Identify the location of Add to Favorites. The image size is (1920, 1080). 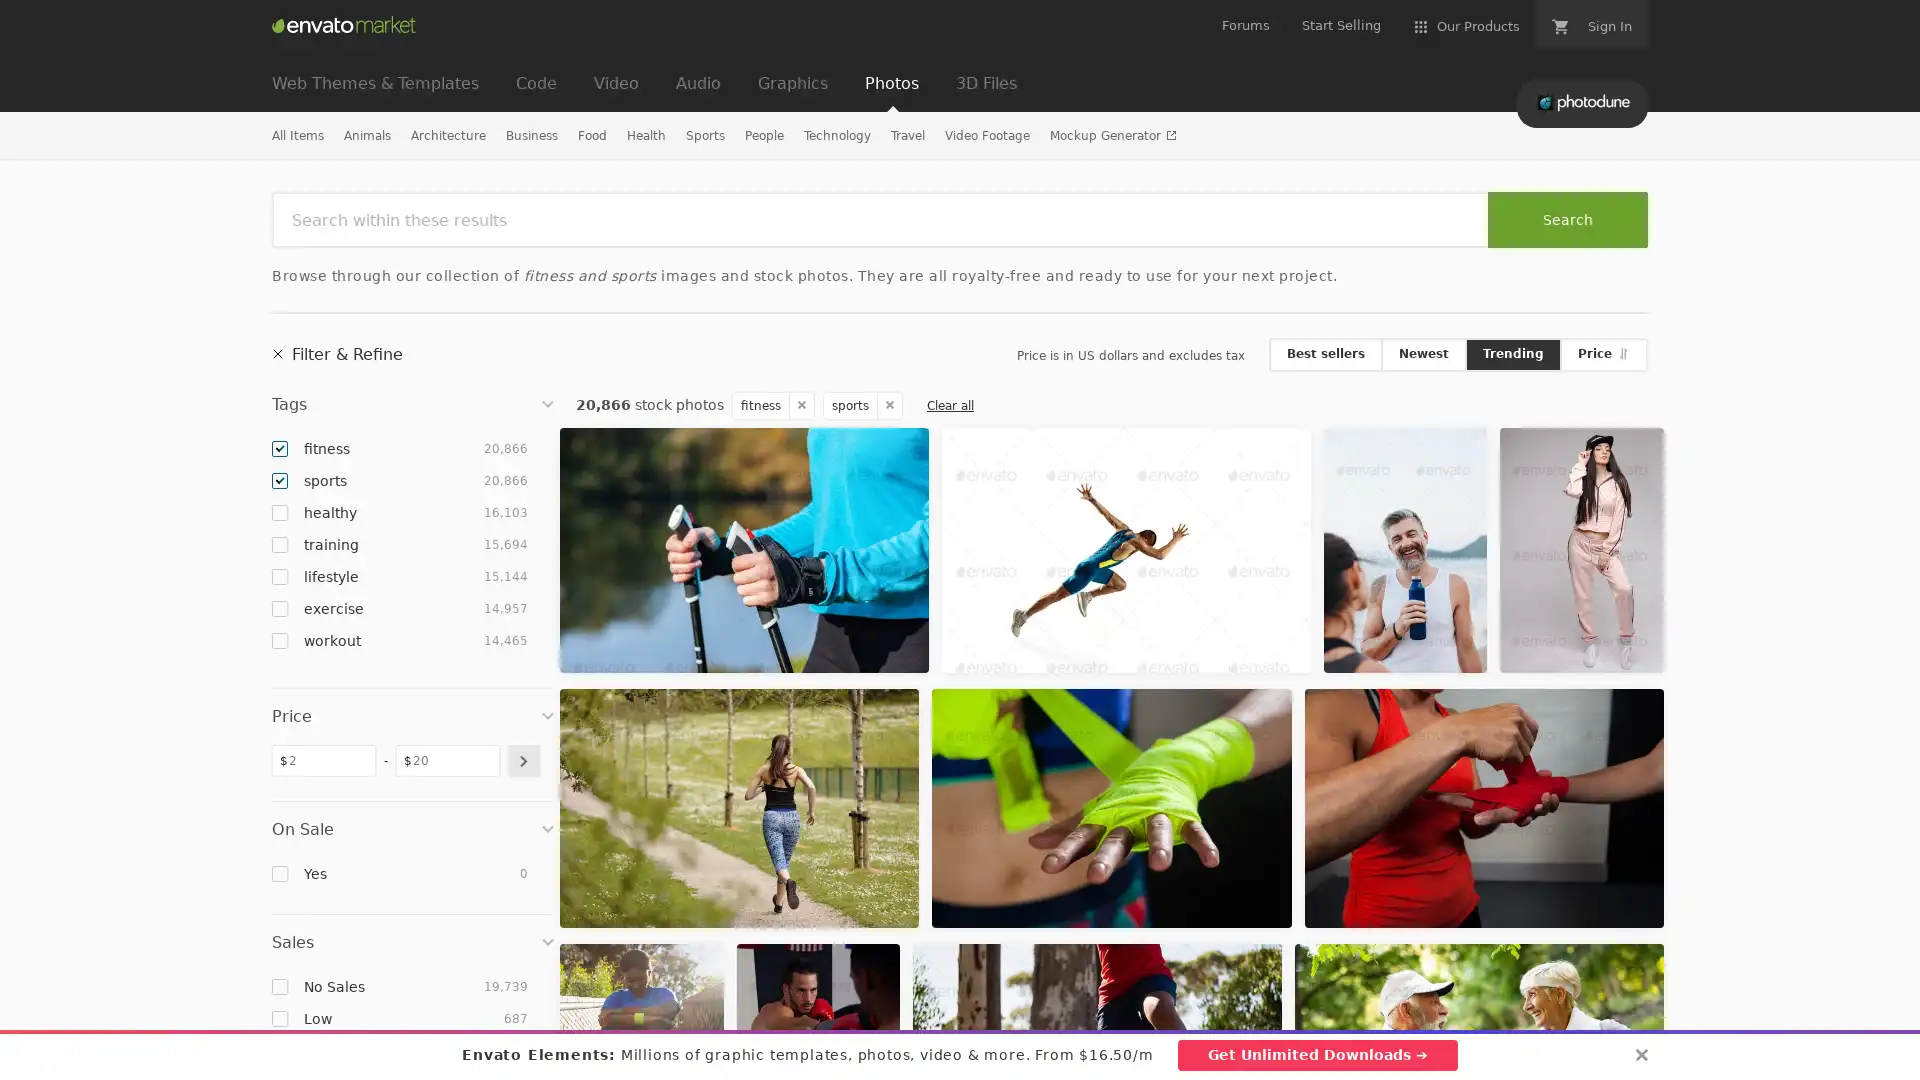
(901, 452).